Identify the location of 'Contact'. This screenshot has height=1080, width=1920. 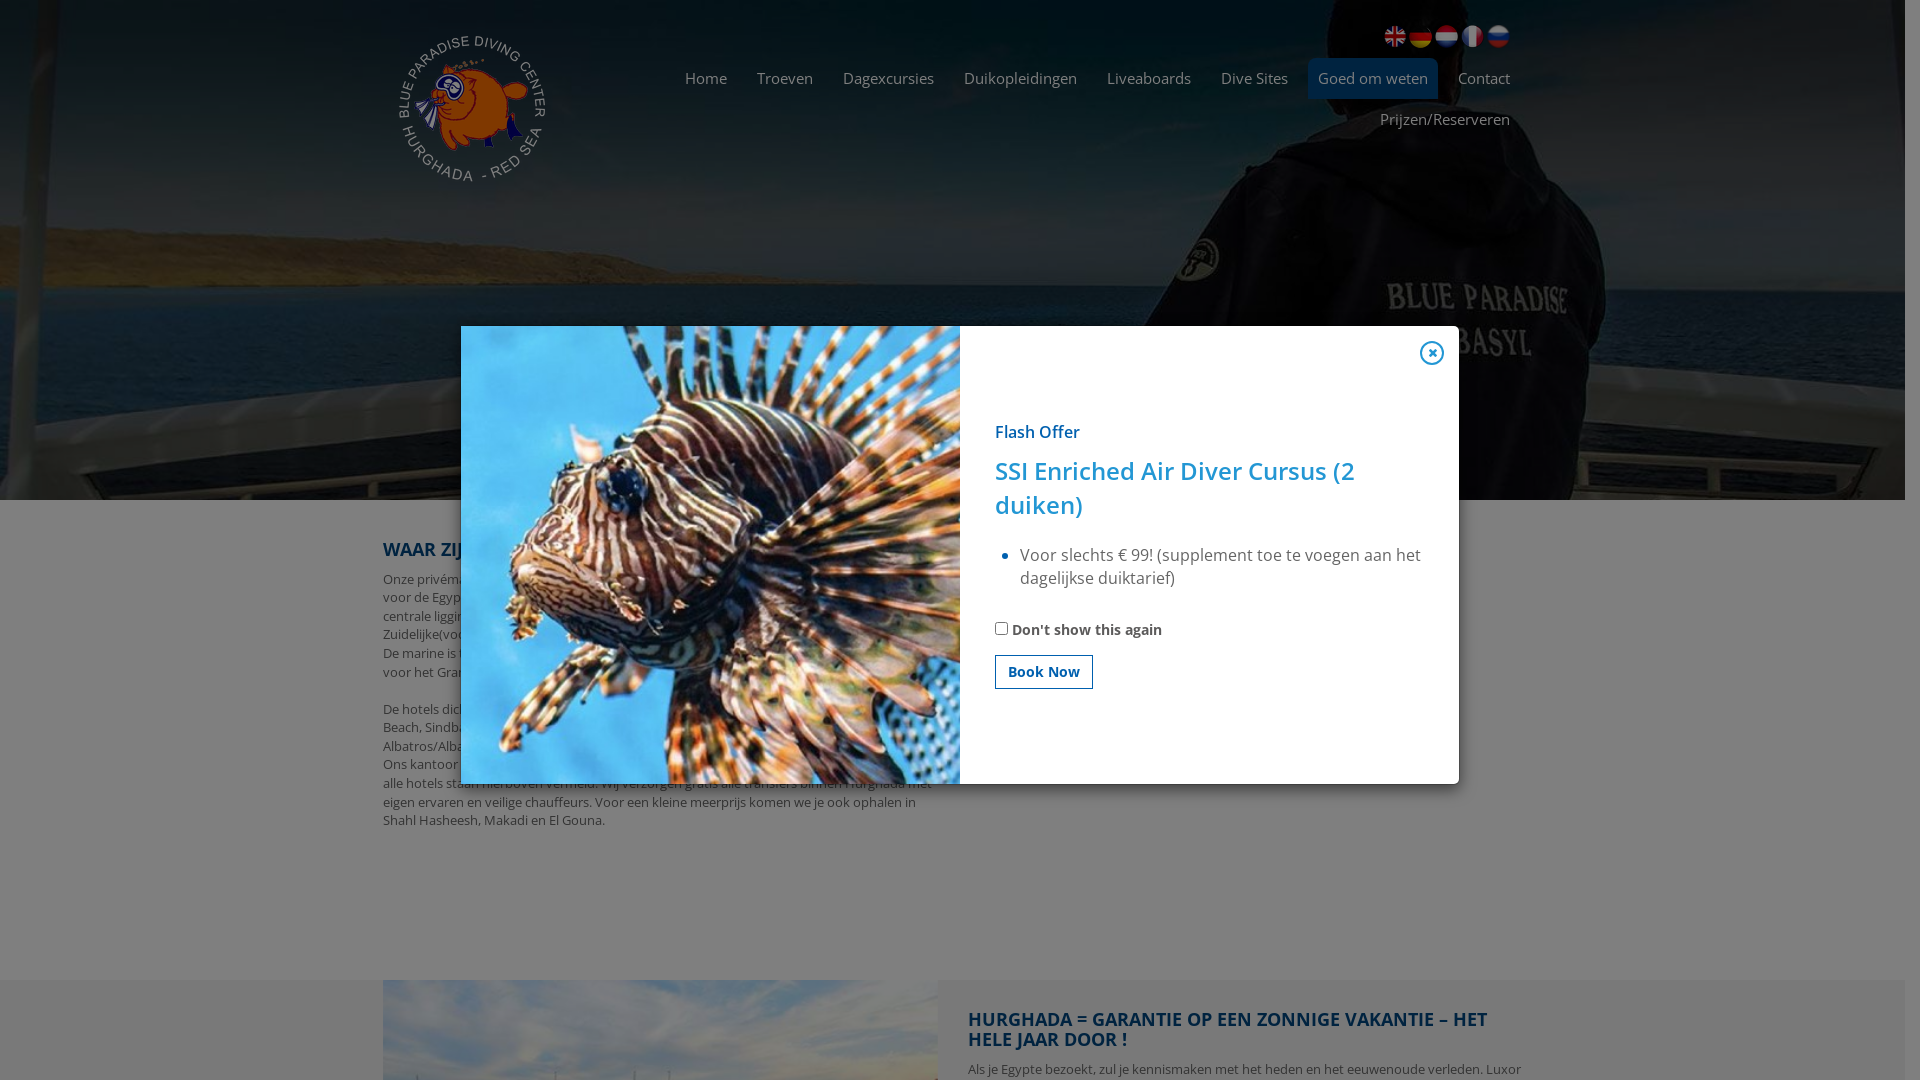
(1483, 77).